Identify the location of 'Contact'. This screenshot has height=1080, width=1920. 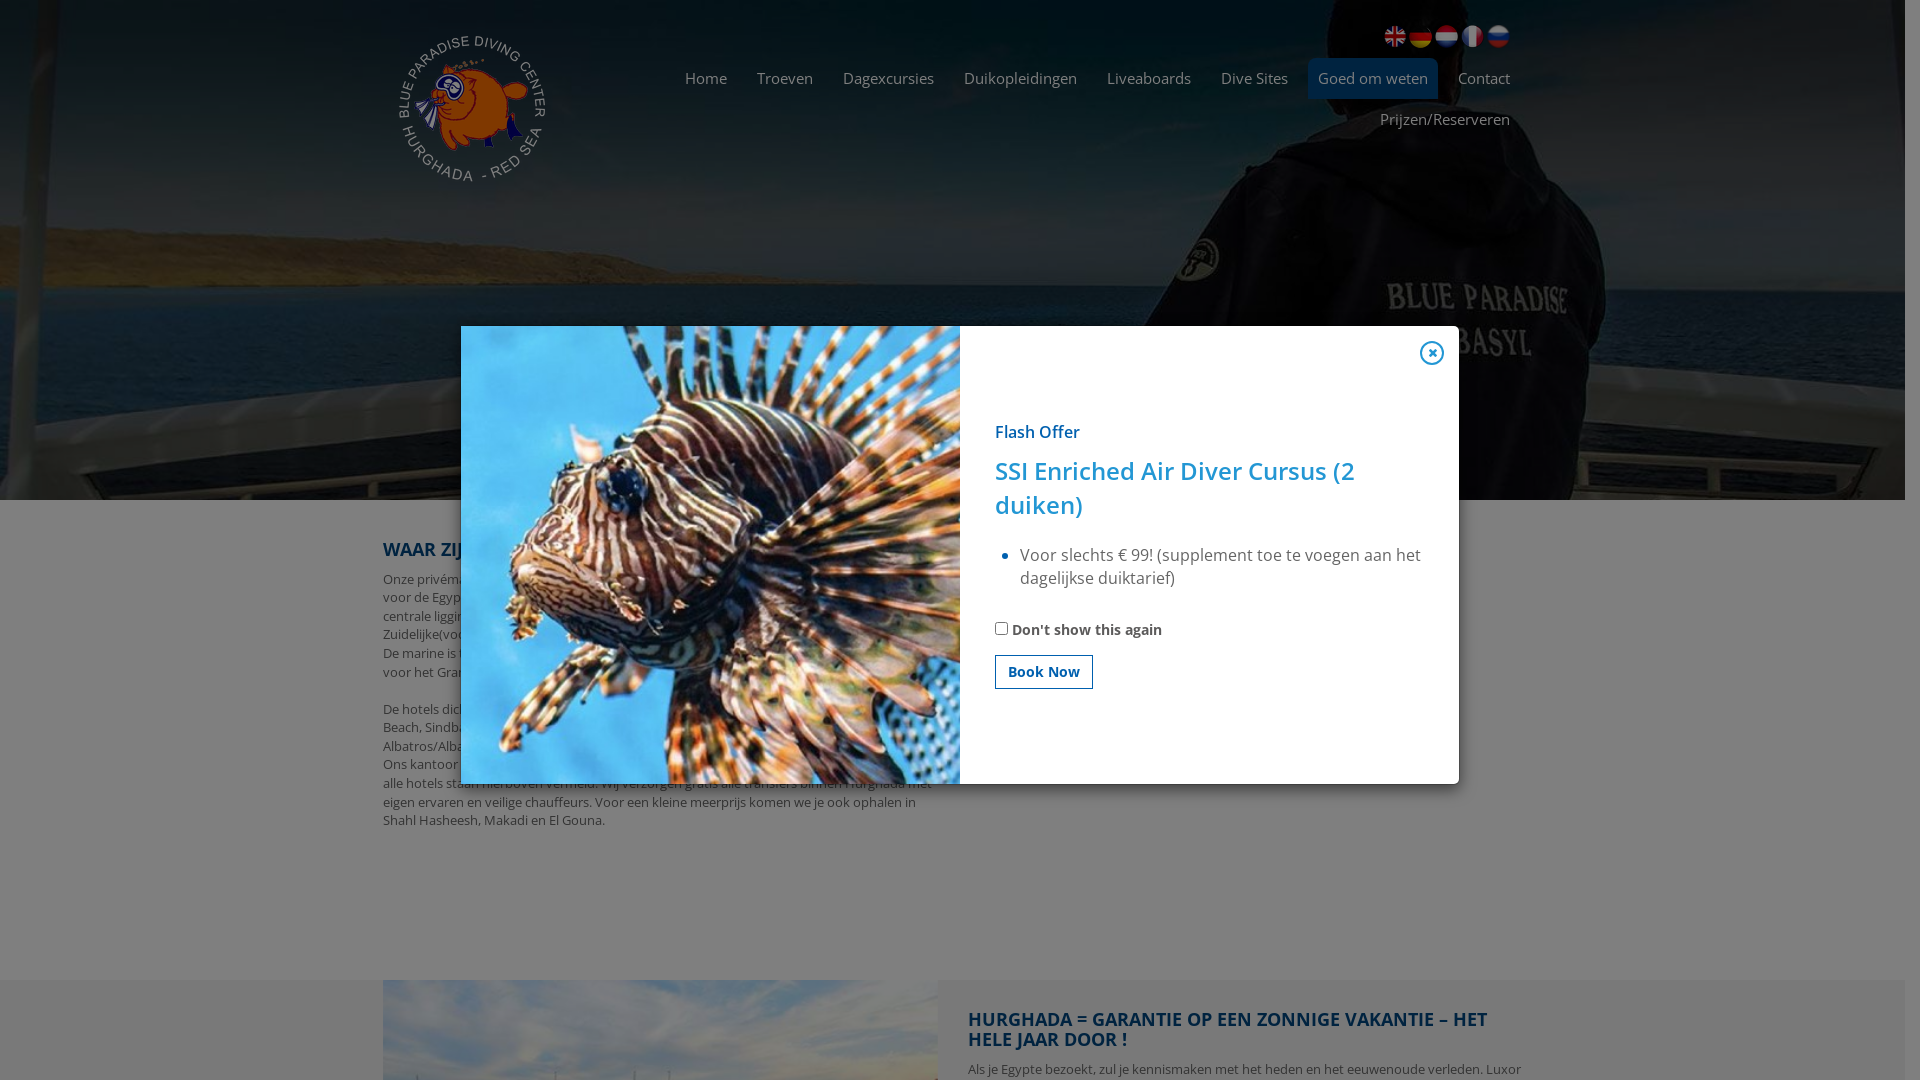
(1483, 77).